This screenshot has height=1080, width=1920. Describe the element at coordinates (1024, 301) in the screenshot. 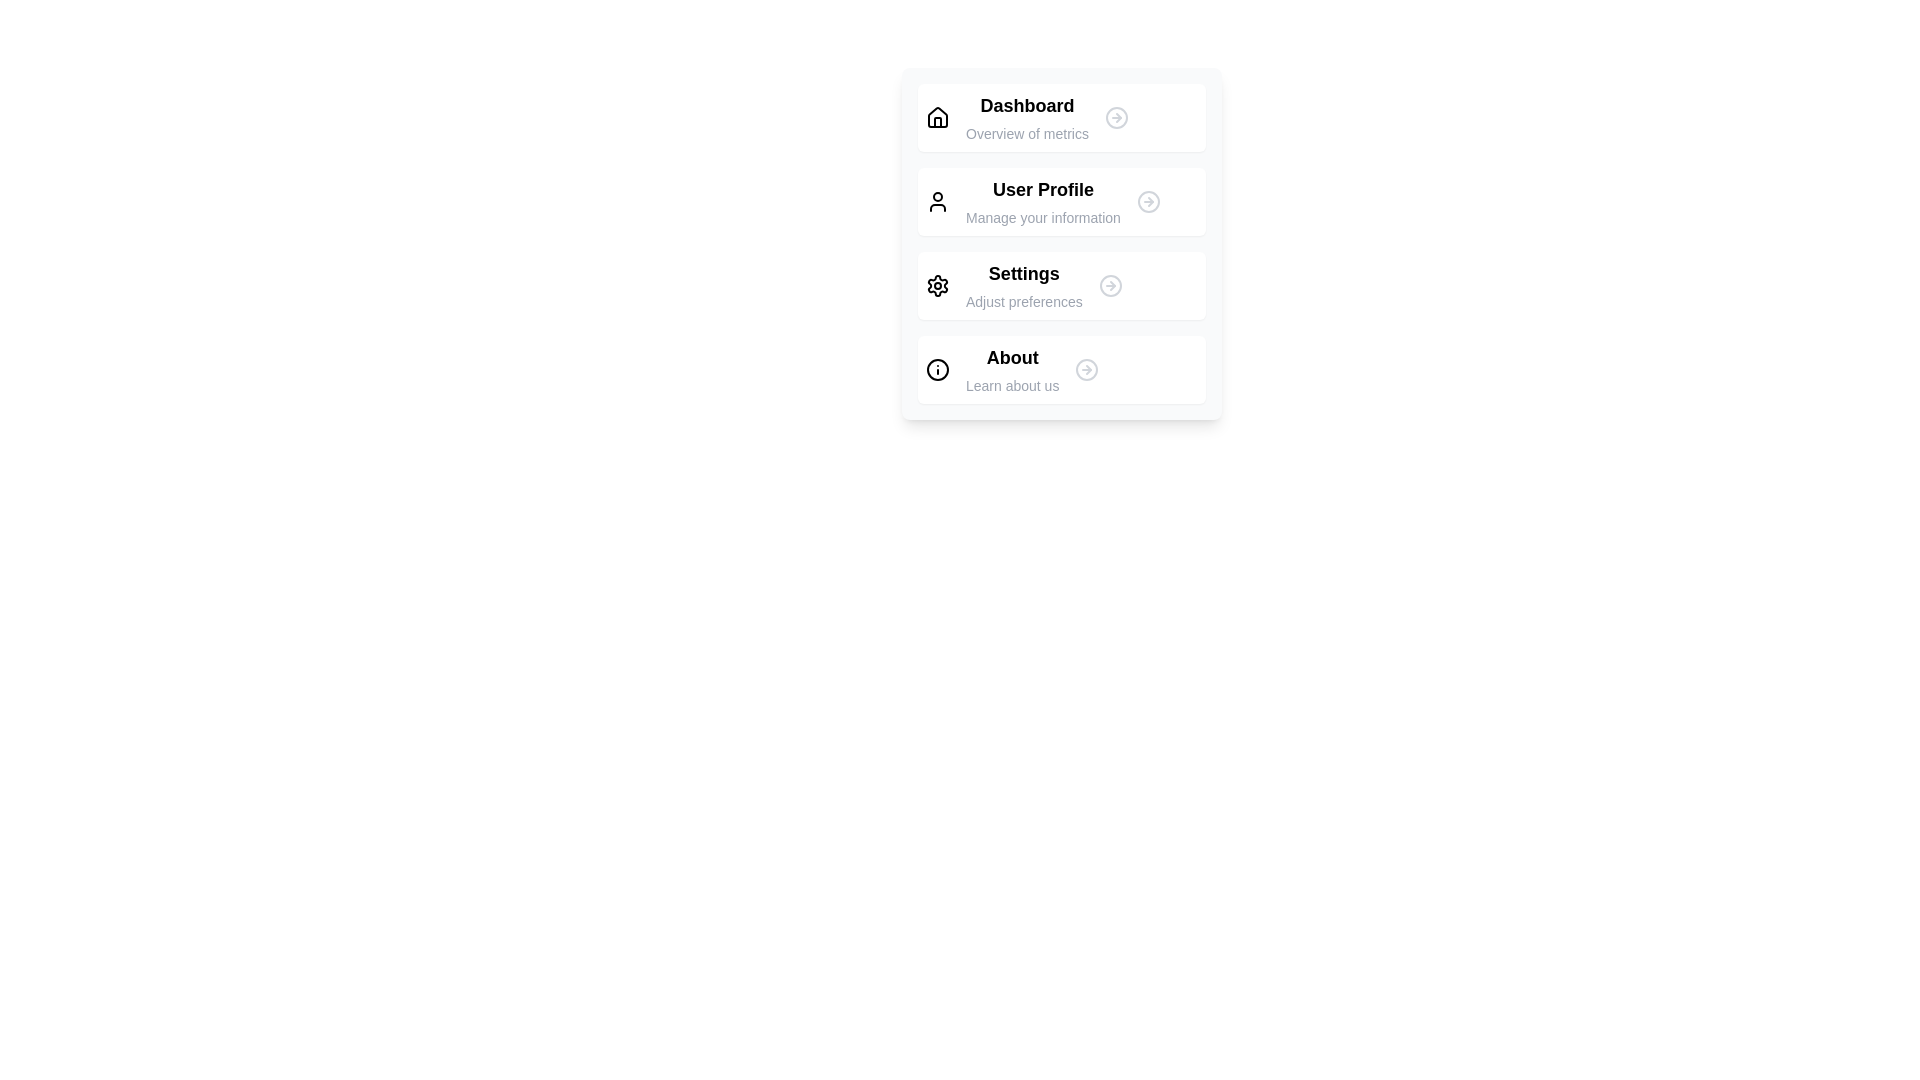

I see `the text label displaying 'Adjust preferences' located beneath the 'Settings' title in the vertical menu structure` at that location.